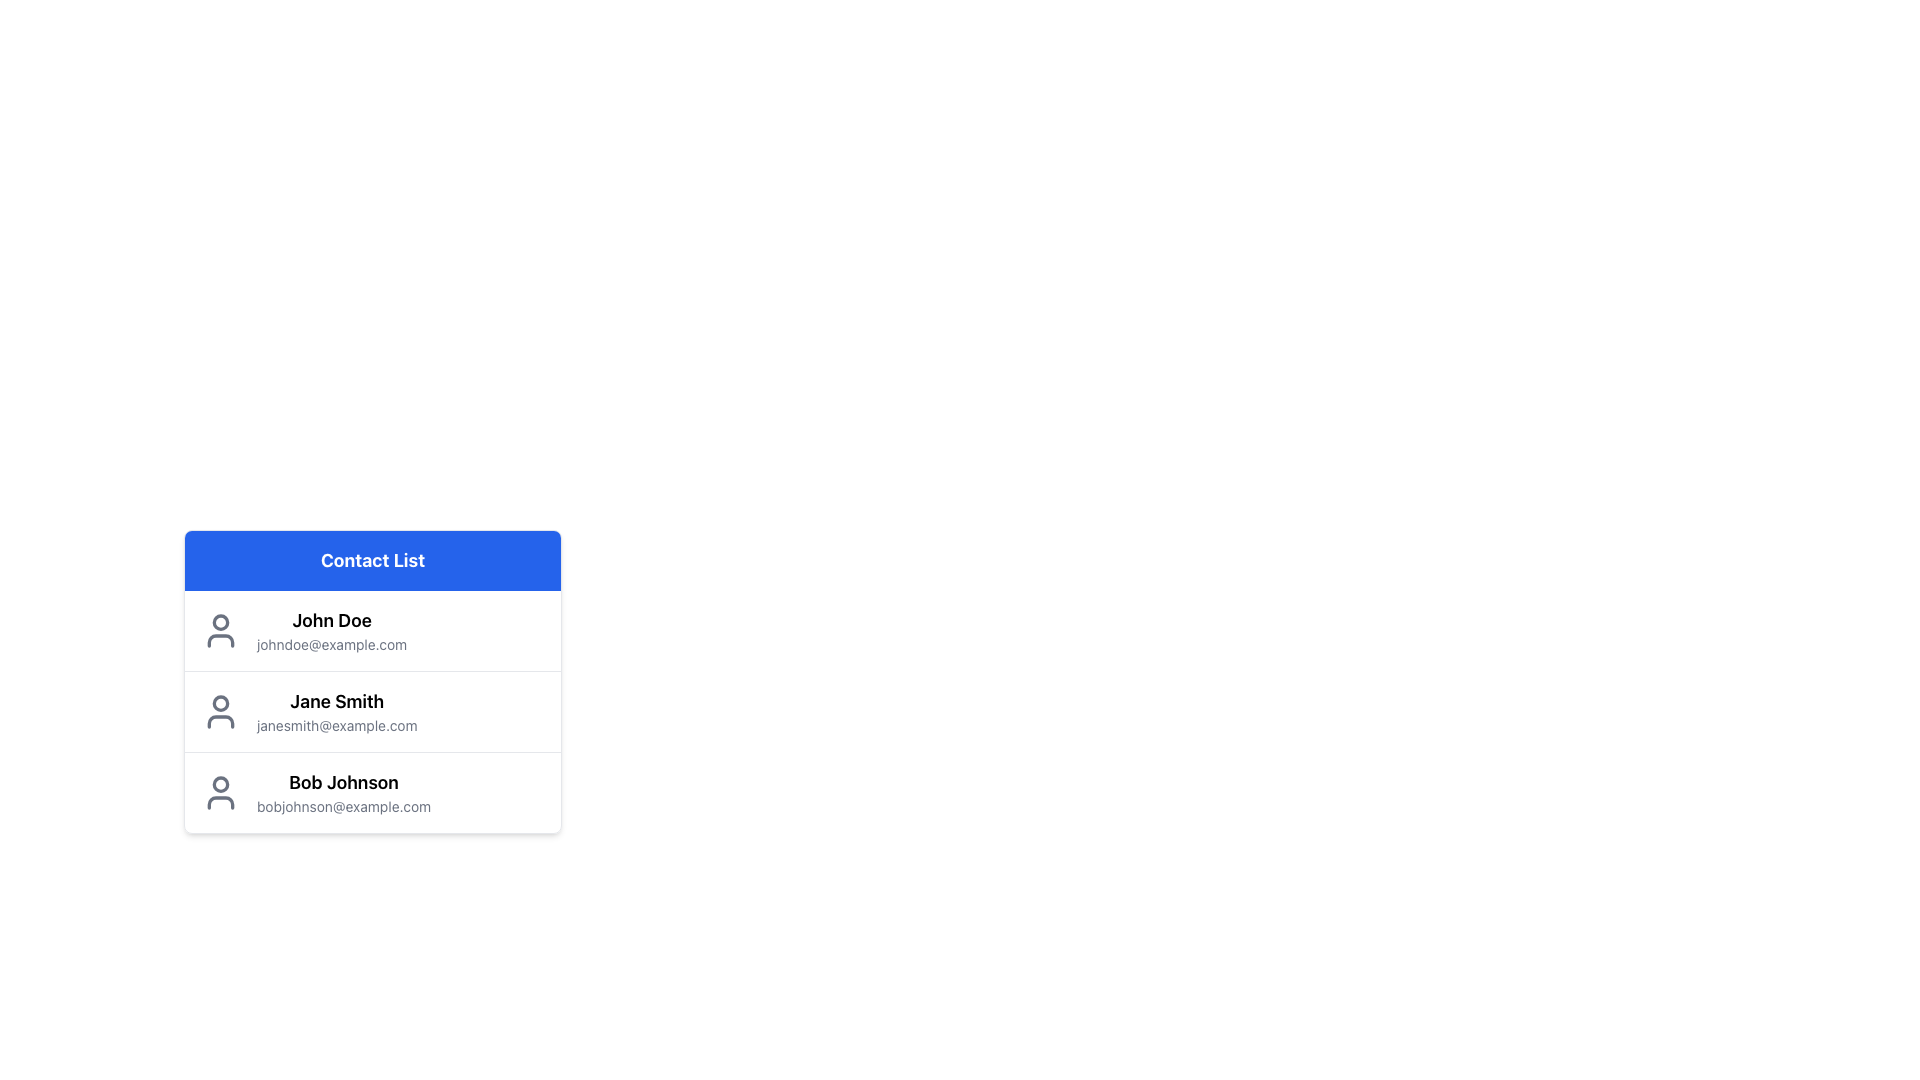 This screenshot has height=1080, width=1920. What do you see at coordinates (220, 801) in the screenshot?
I see `the lower half of the user avatar icon representing the shoulders and torso, located to the left of 'Bob Johnson's' name and email address` at bounding box center [220, 801].